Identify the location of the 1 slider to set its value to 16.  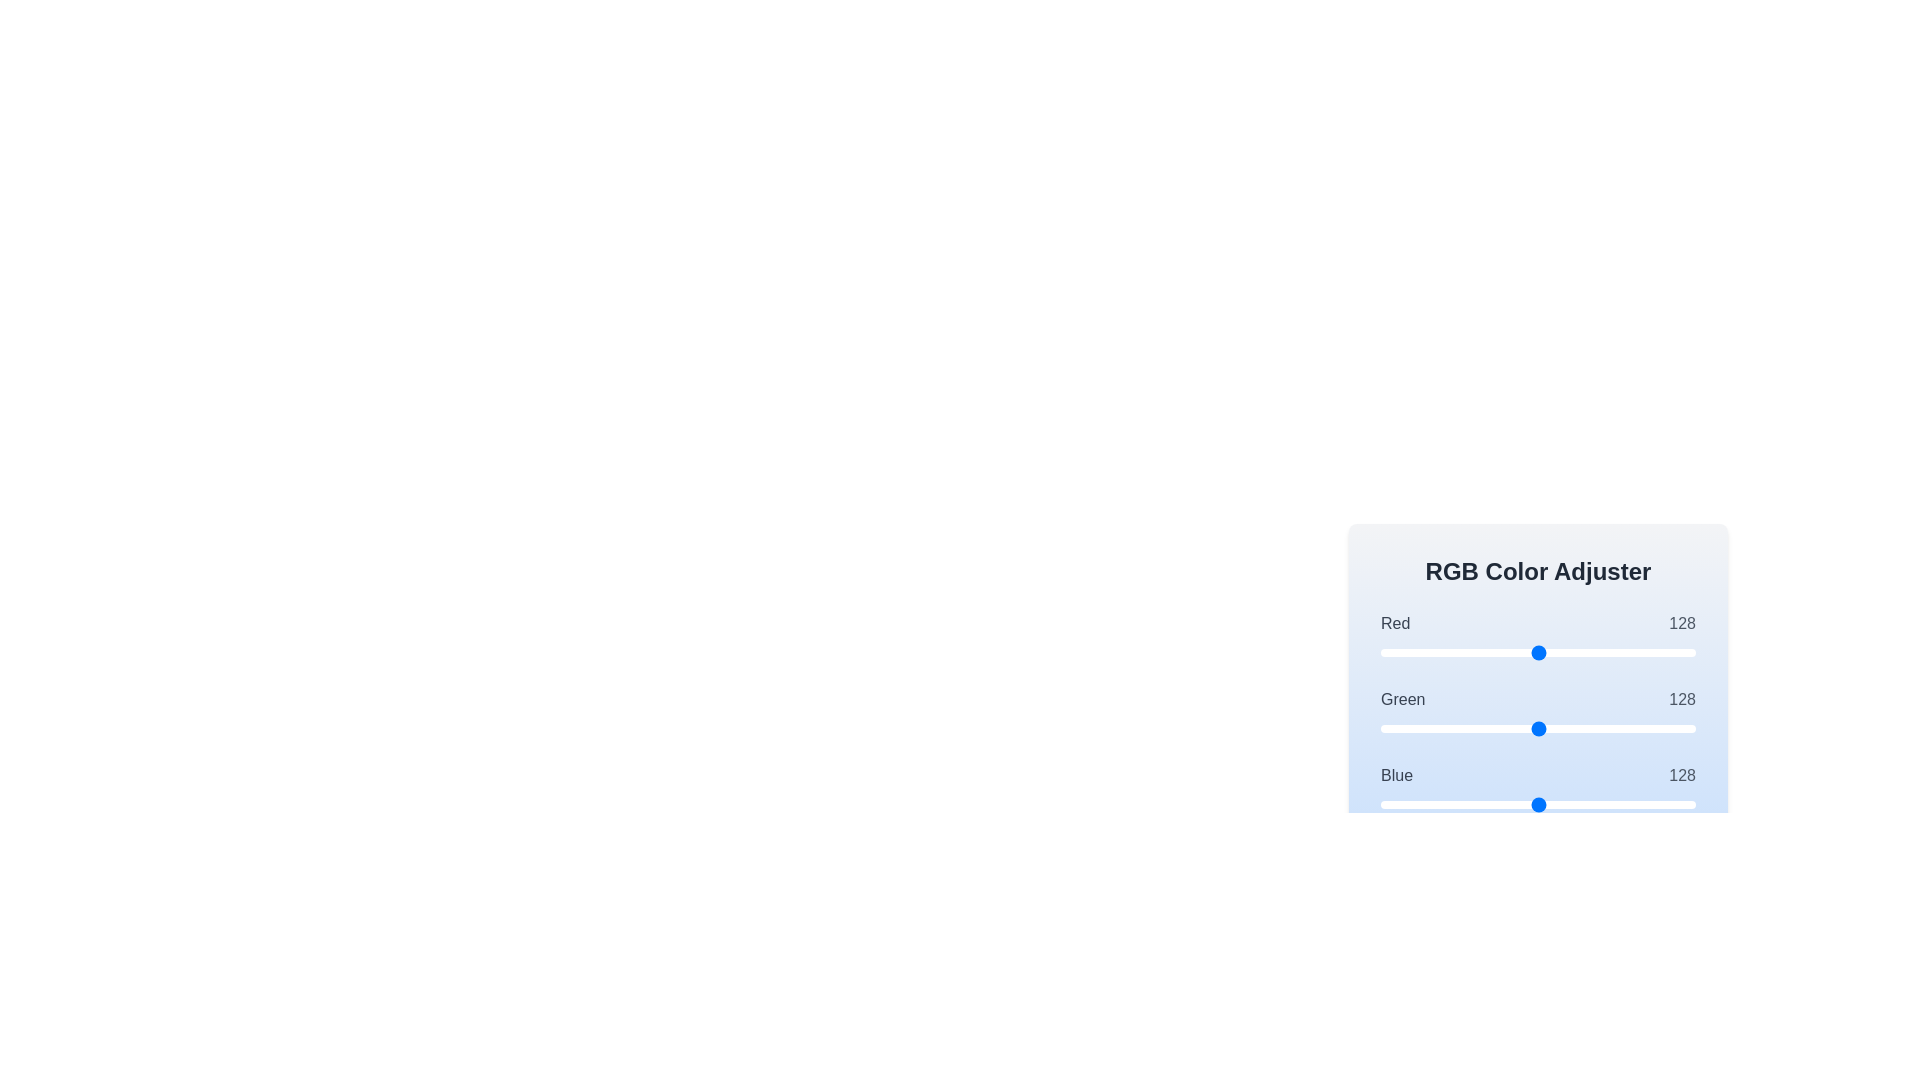
(1399, 729).